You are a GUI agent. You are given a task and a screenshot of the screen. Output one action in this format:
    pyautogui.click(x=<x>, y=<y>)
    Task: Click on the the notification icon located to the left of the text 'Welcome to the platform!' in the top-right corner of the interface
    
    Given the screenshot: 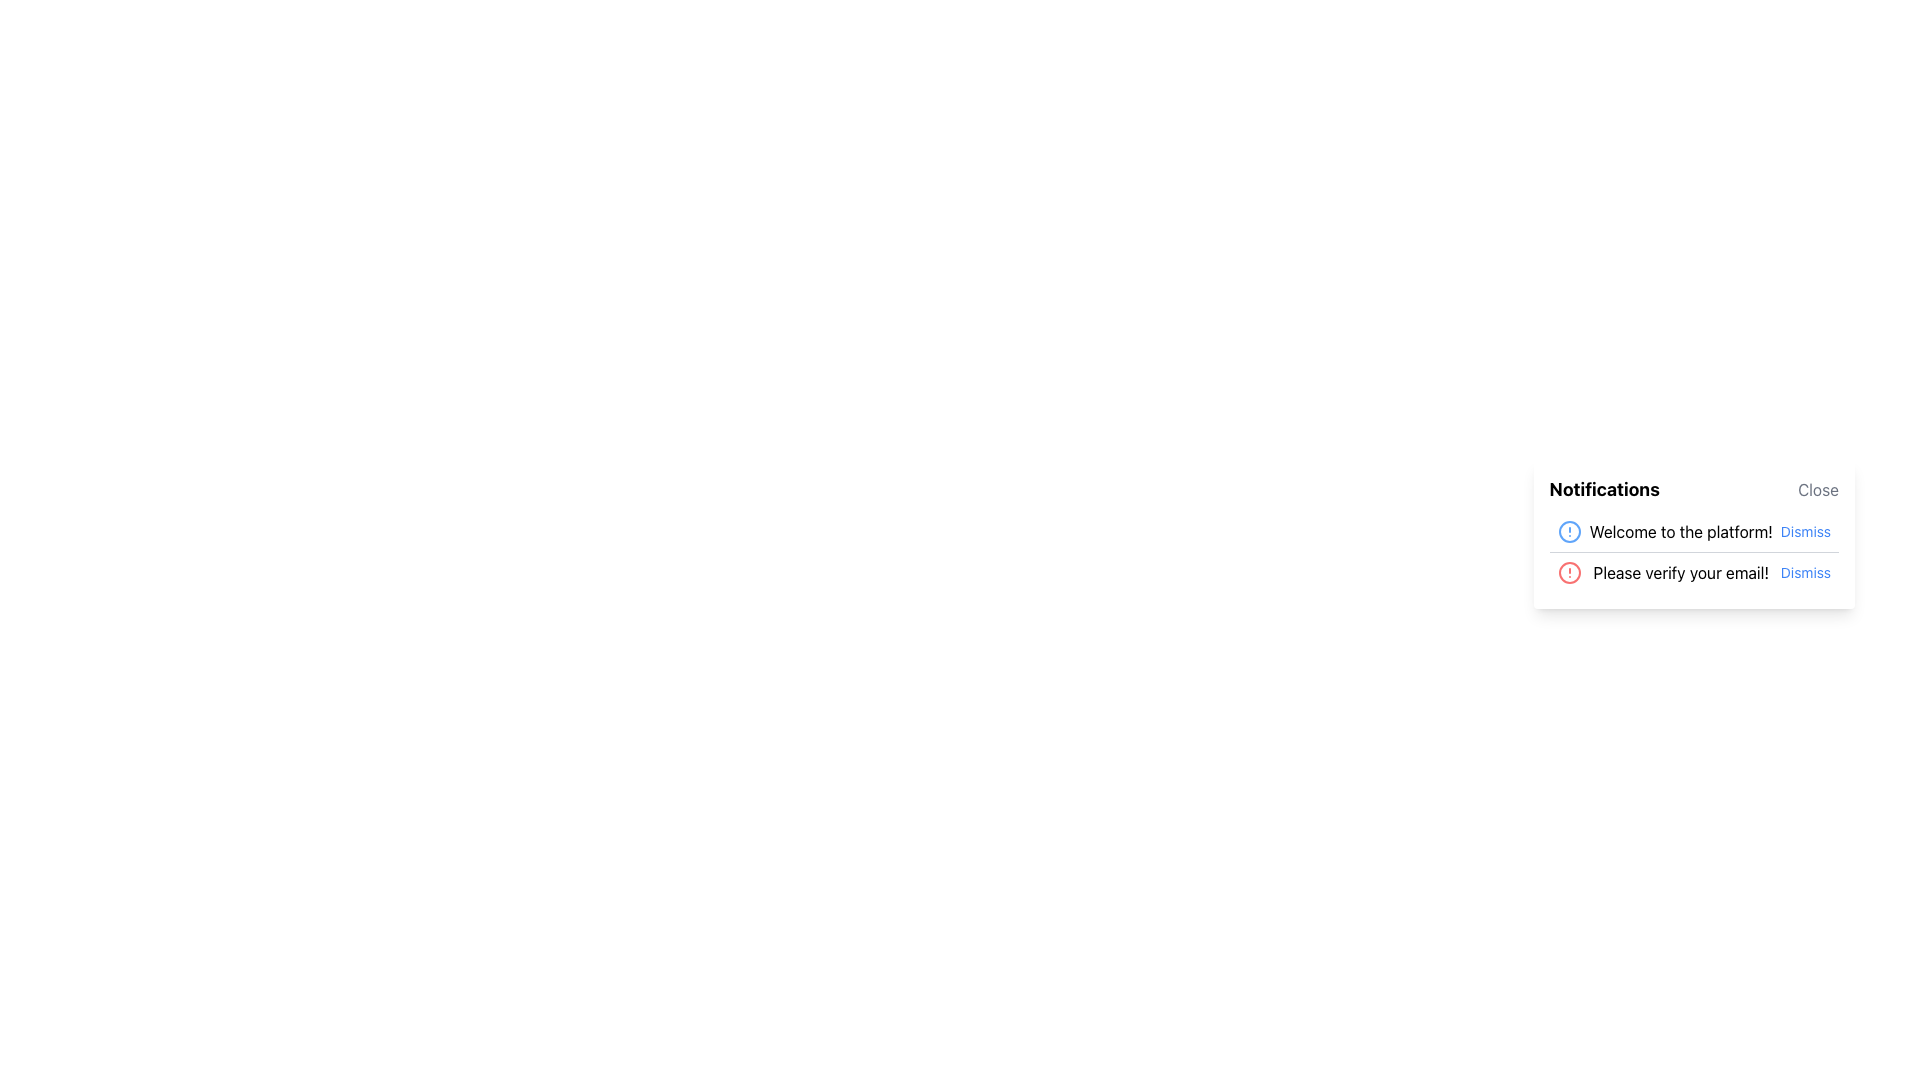 What is the action you would take?
    pyautogui.click(x=1568, y=531)
    